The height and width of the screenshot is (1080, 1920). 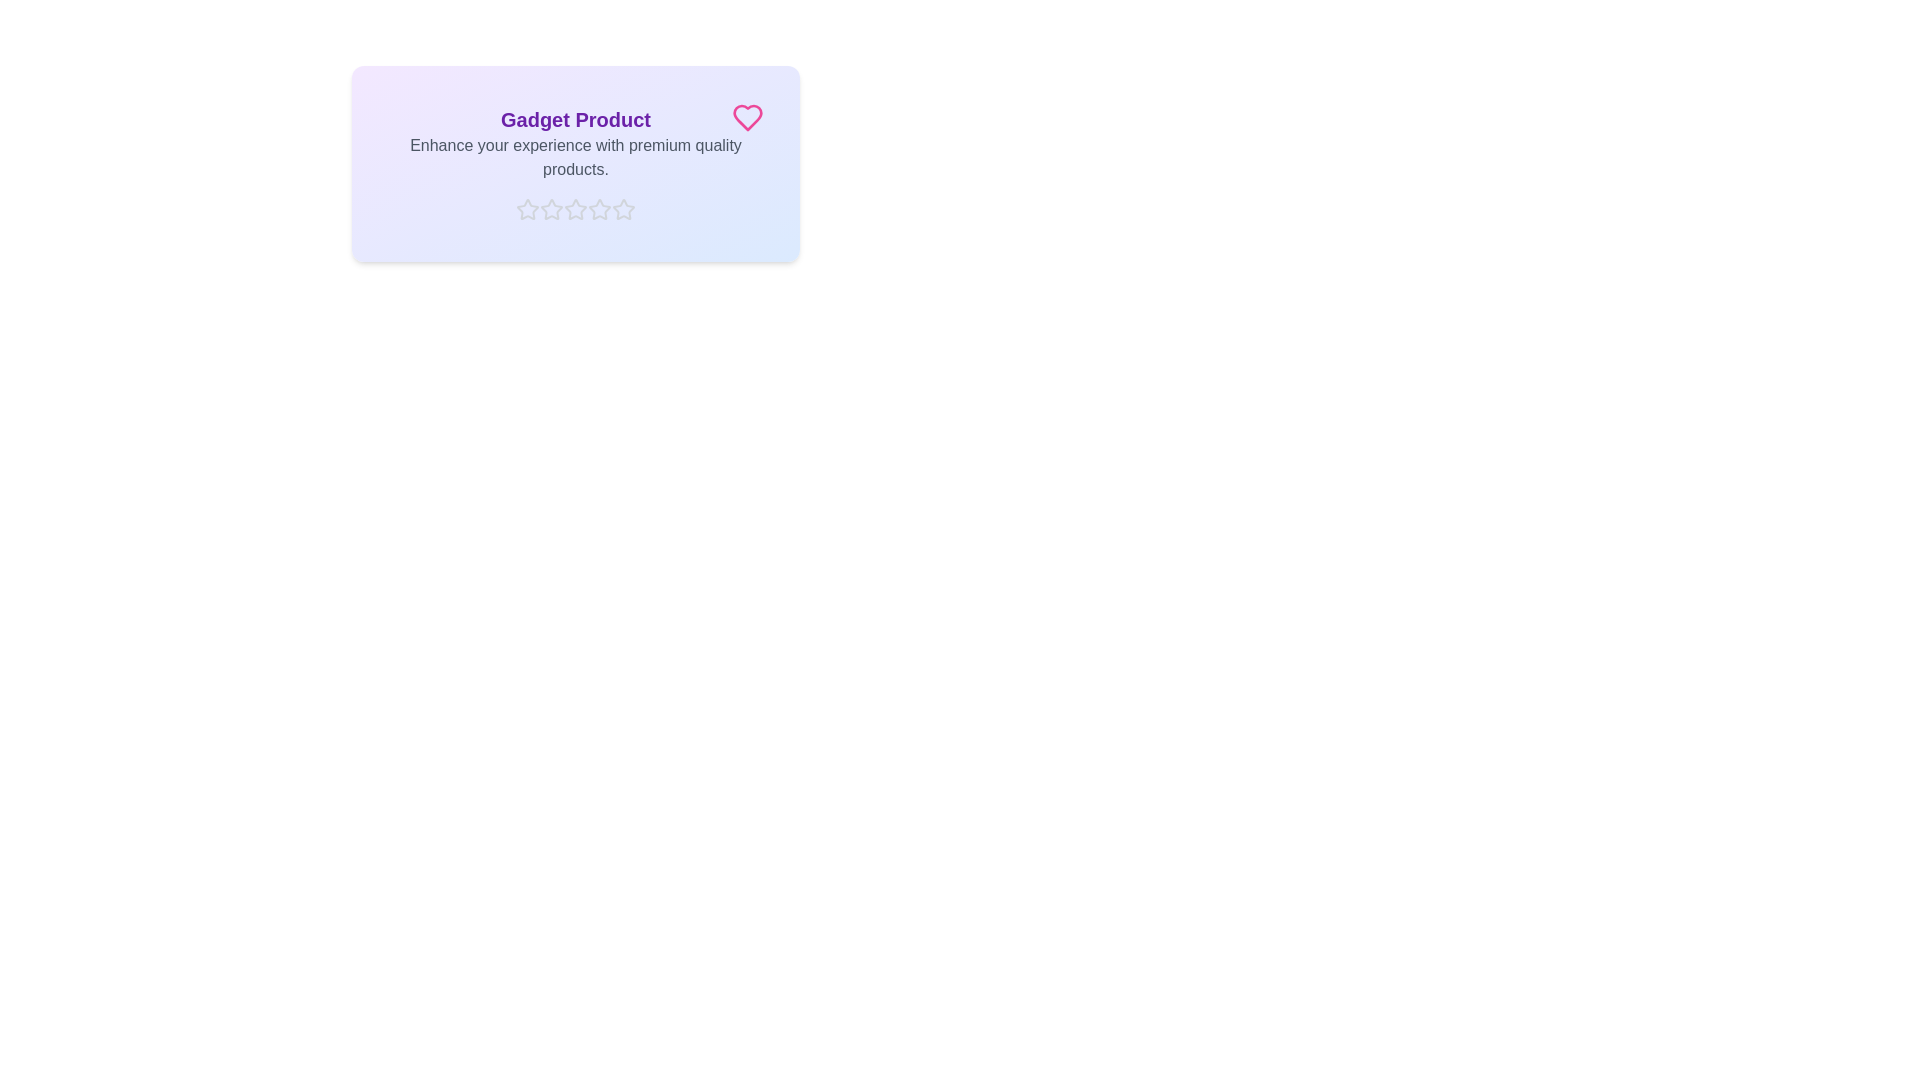 What do you see at coordinates (528, 209) in the screenshot?
I see `the star corresponding to the rating 1` at bounding box center [528, 209].